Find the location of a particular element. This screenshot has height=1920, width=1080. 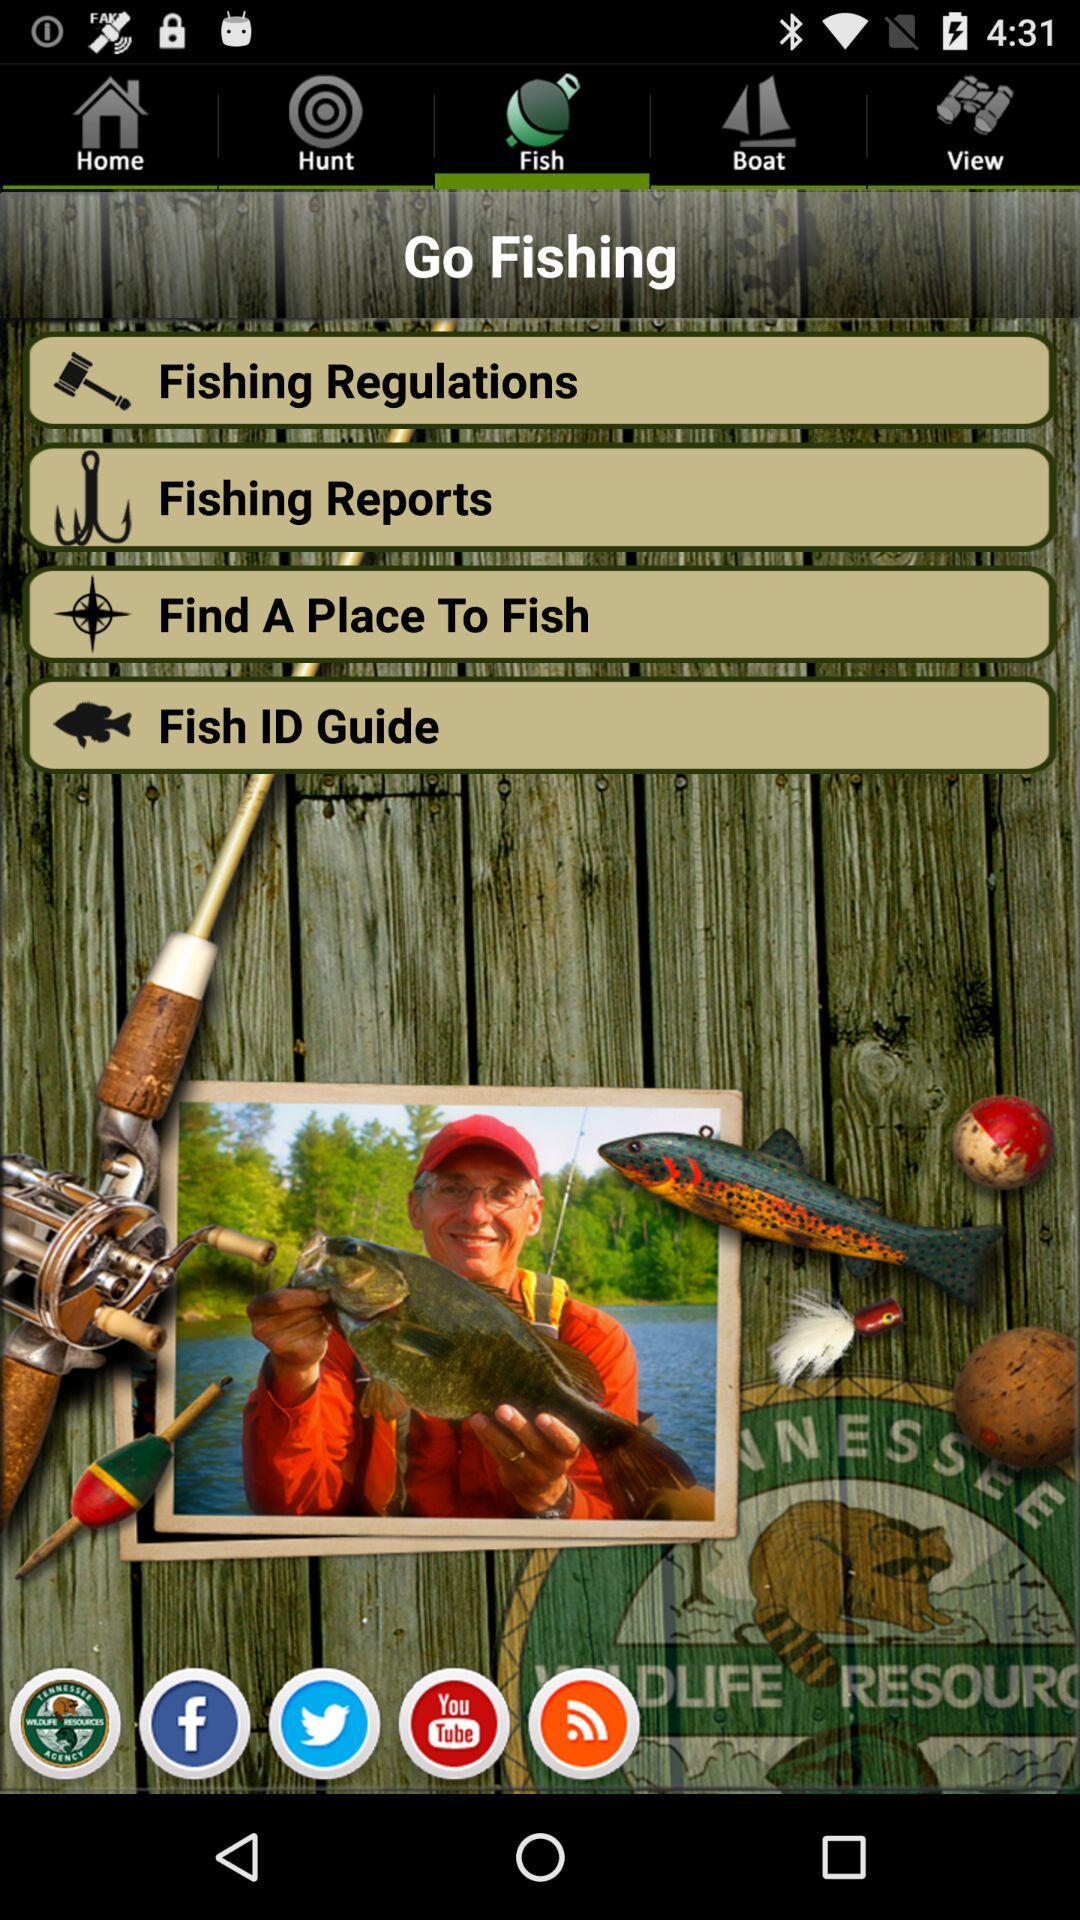

you tube option is located at coordinates (454, 1728).